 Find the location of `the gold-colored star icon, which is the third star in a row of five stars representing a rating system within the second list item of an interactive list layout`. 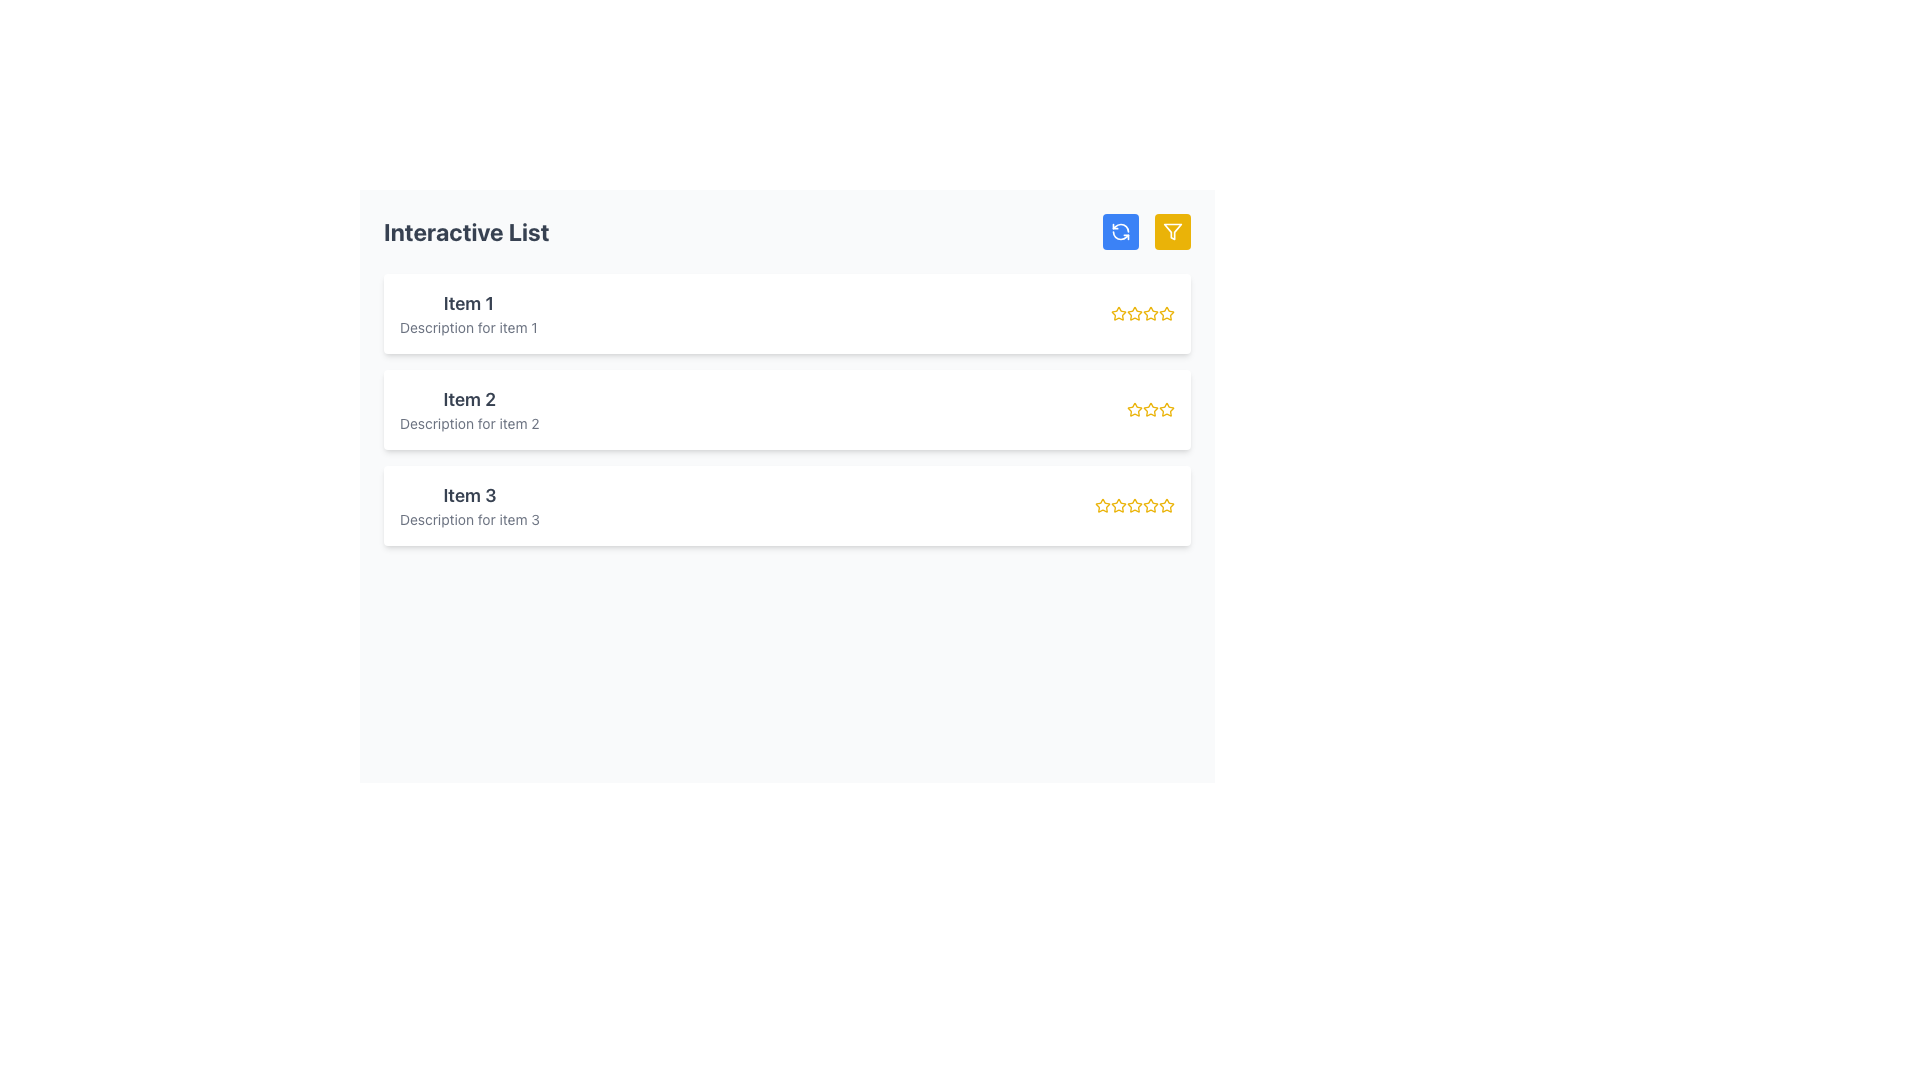

the gold-colored star icon, which is the third star in a row of five stars representing a rating system within the second list item of an interactive list layout is located at coordinates (1151, 408).